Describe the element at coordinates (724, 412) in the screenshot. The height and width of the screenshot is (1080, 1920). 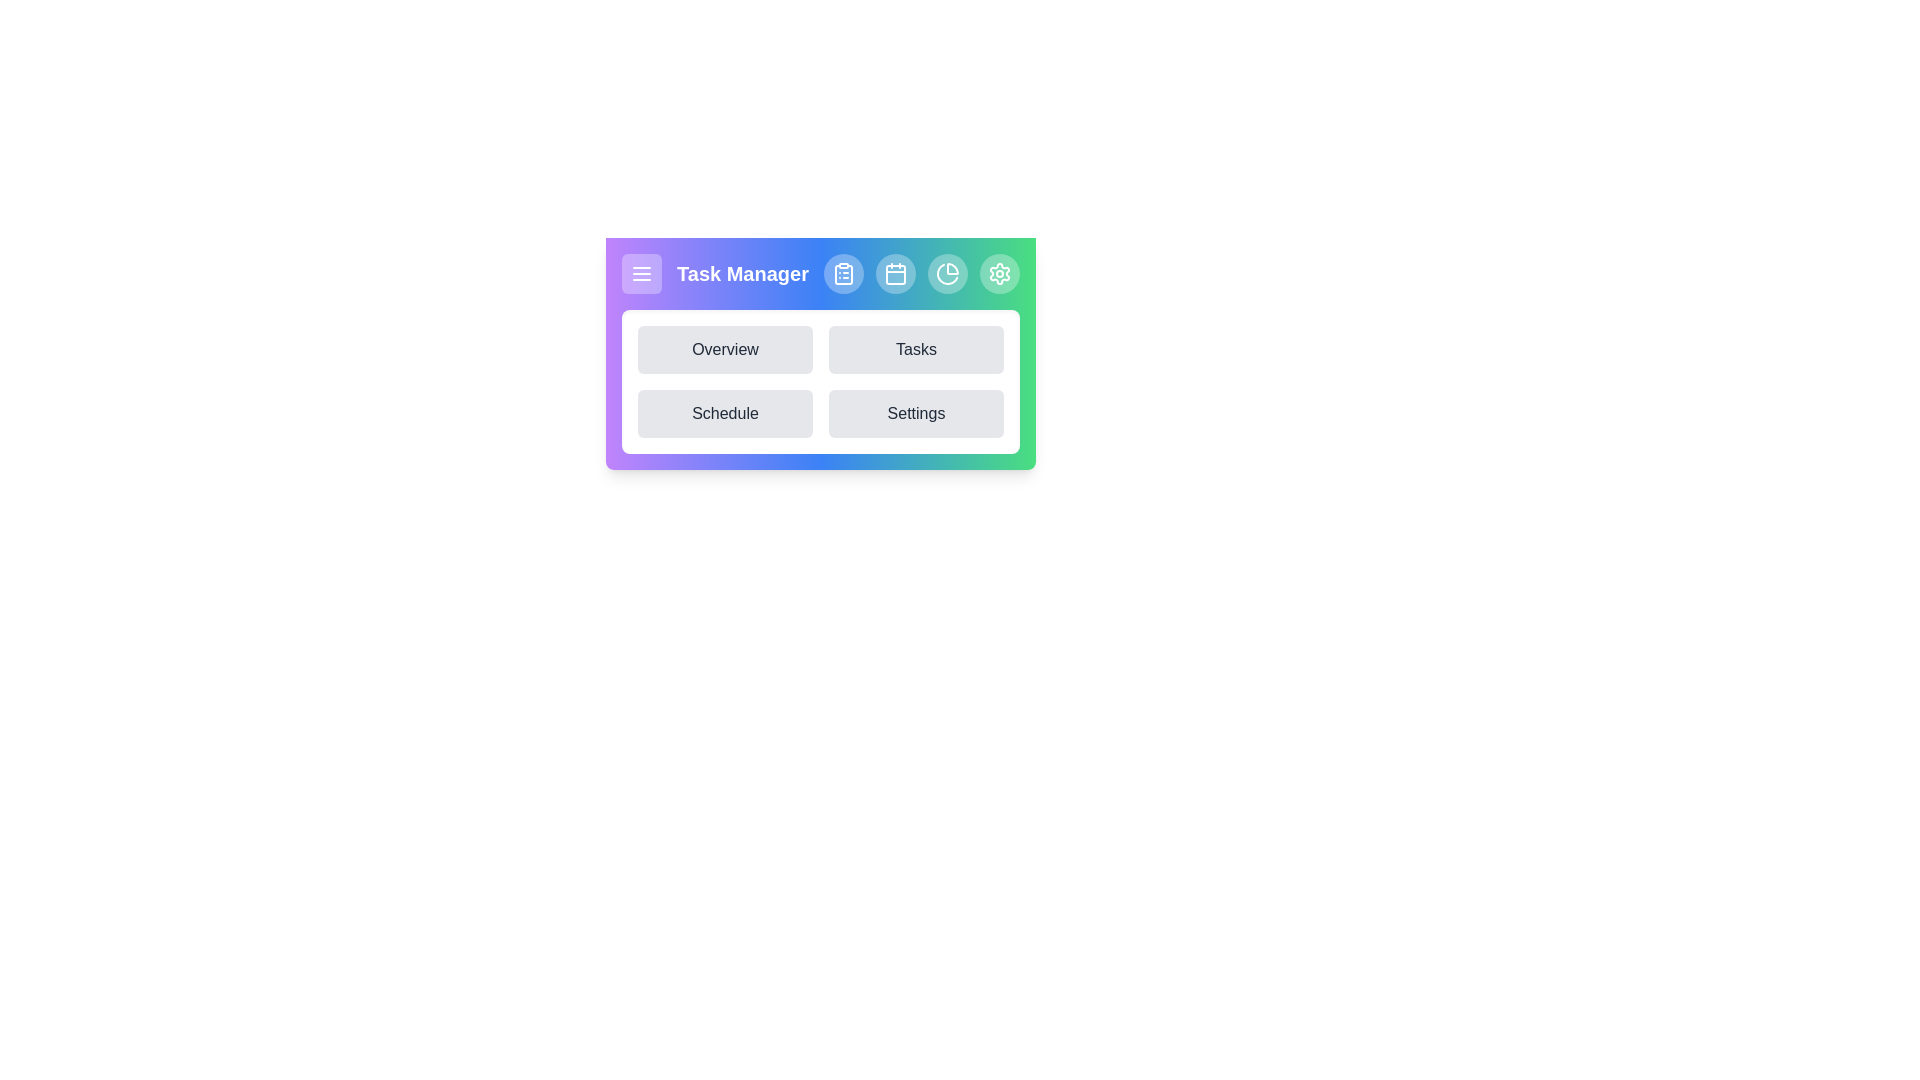
I see `the Schedule navigation button` at that location.